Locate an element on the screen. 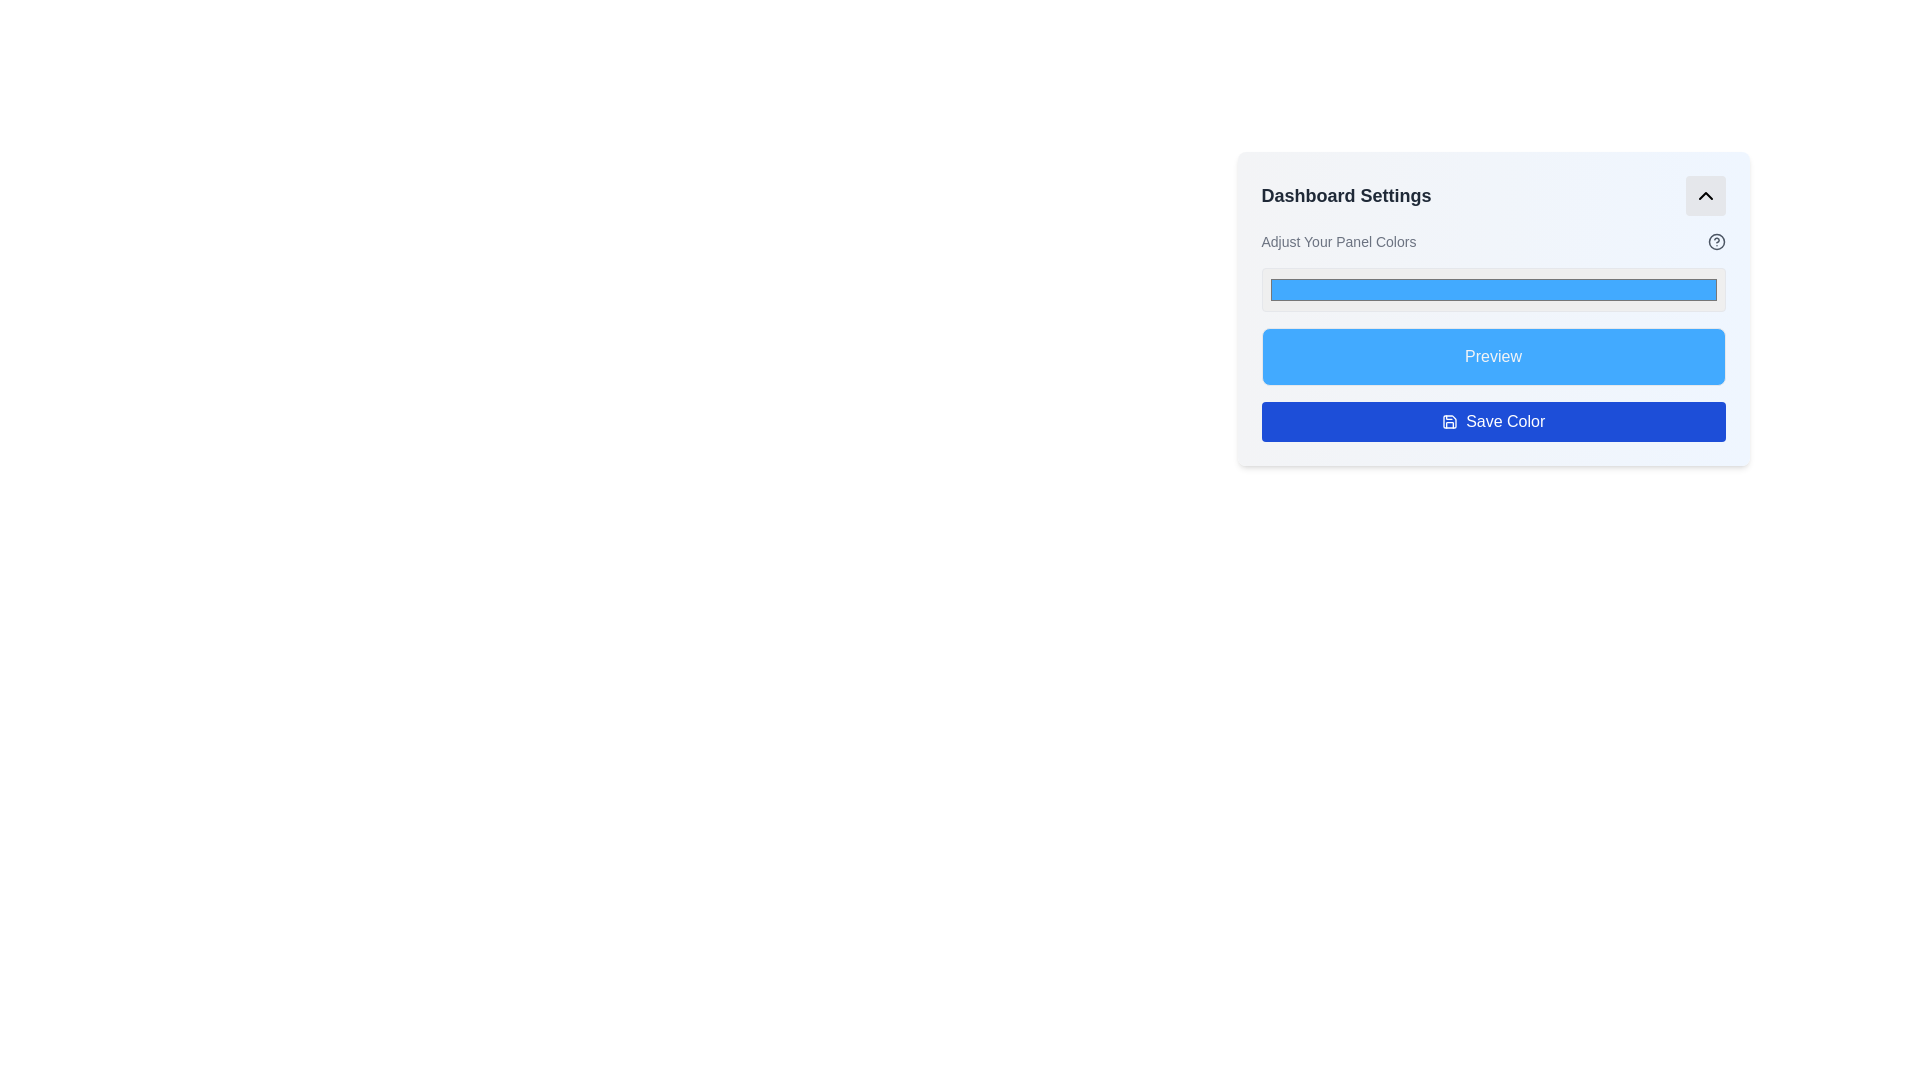 The image size is (1920, 1080). the small square icon with a light gray background and a black upward-facing chevron located at the top-right corner of the 'Dashboard Settings' panel header to potentially see a tooltip is located at coordinates (1704, 196).